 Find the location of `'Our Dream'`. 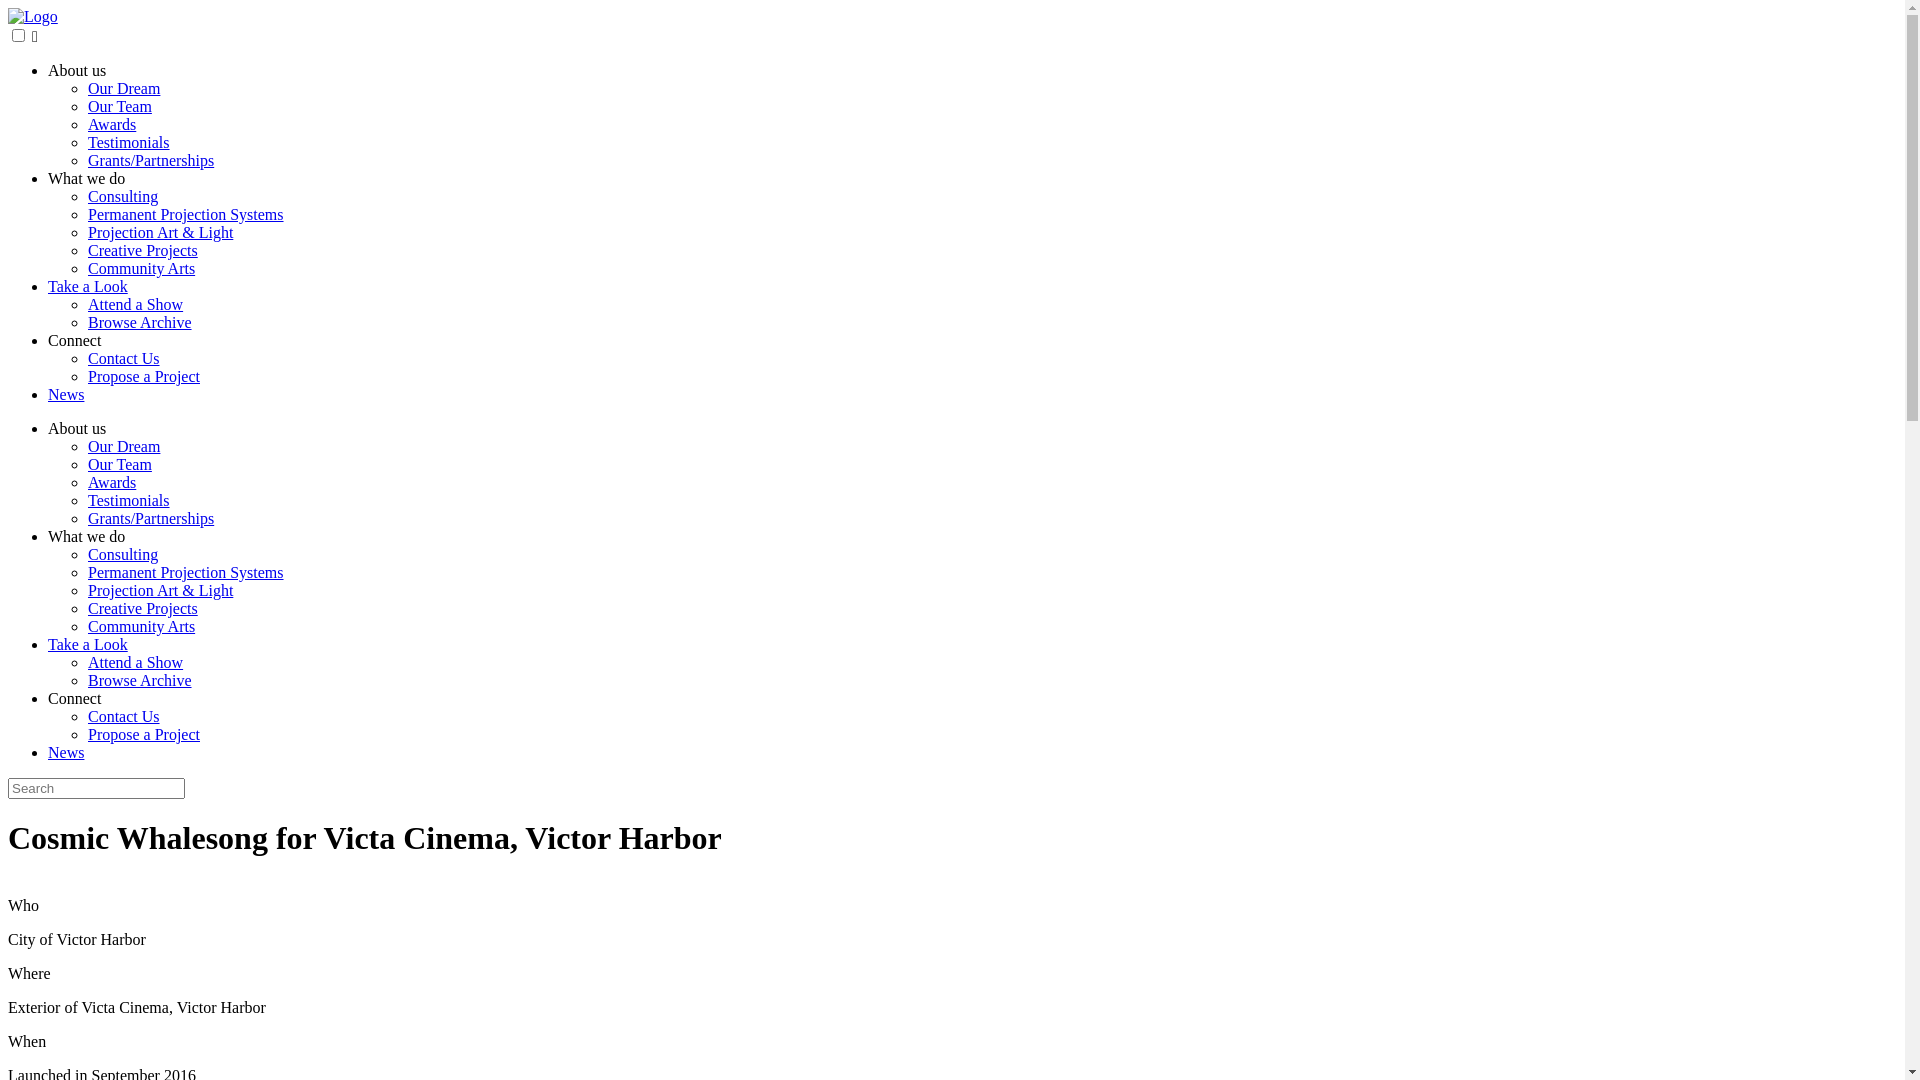

'Our Dream' is located at coordinates (123, 87).